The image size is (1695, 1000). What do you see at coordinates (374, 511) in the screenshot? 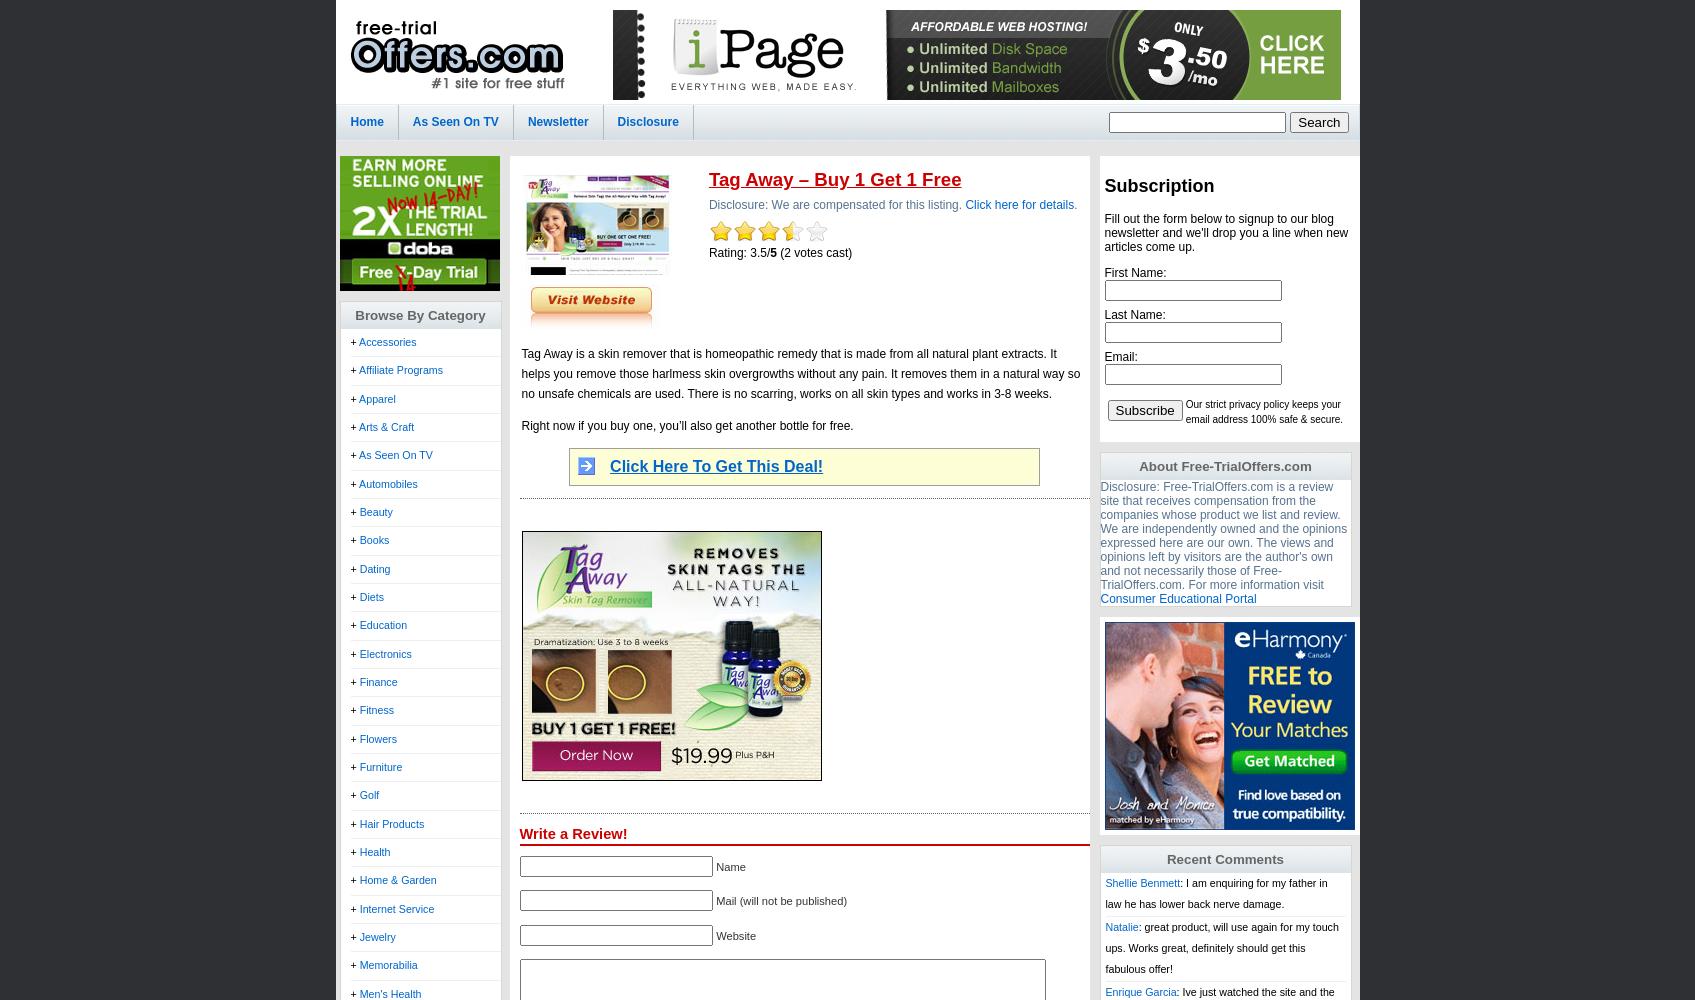
I see `'Beauty'` at bounding box center [374, 511].